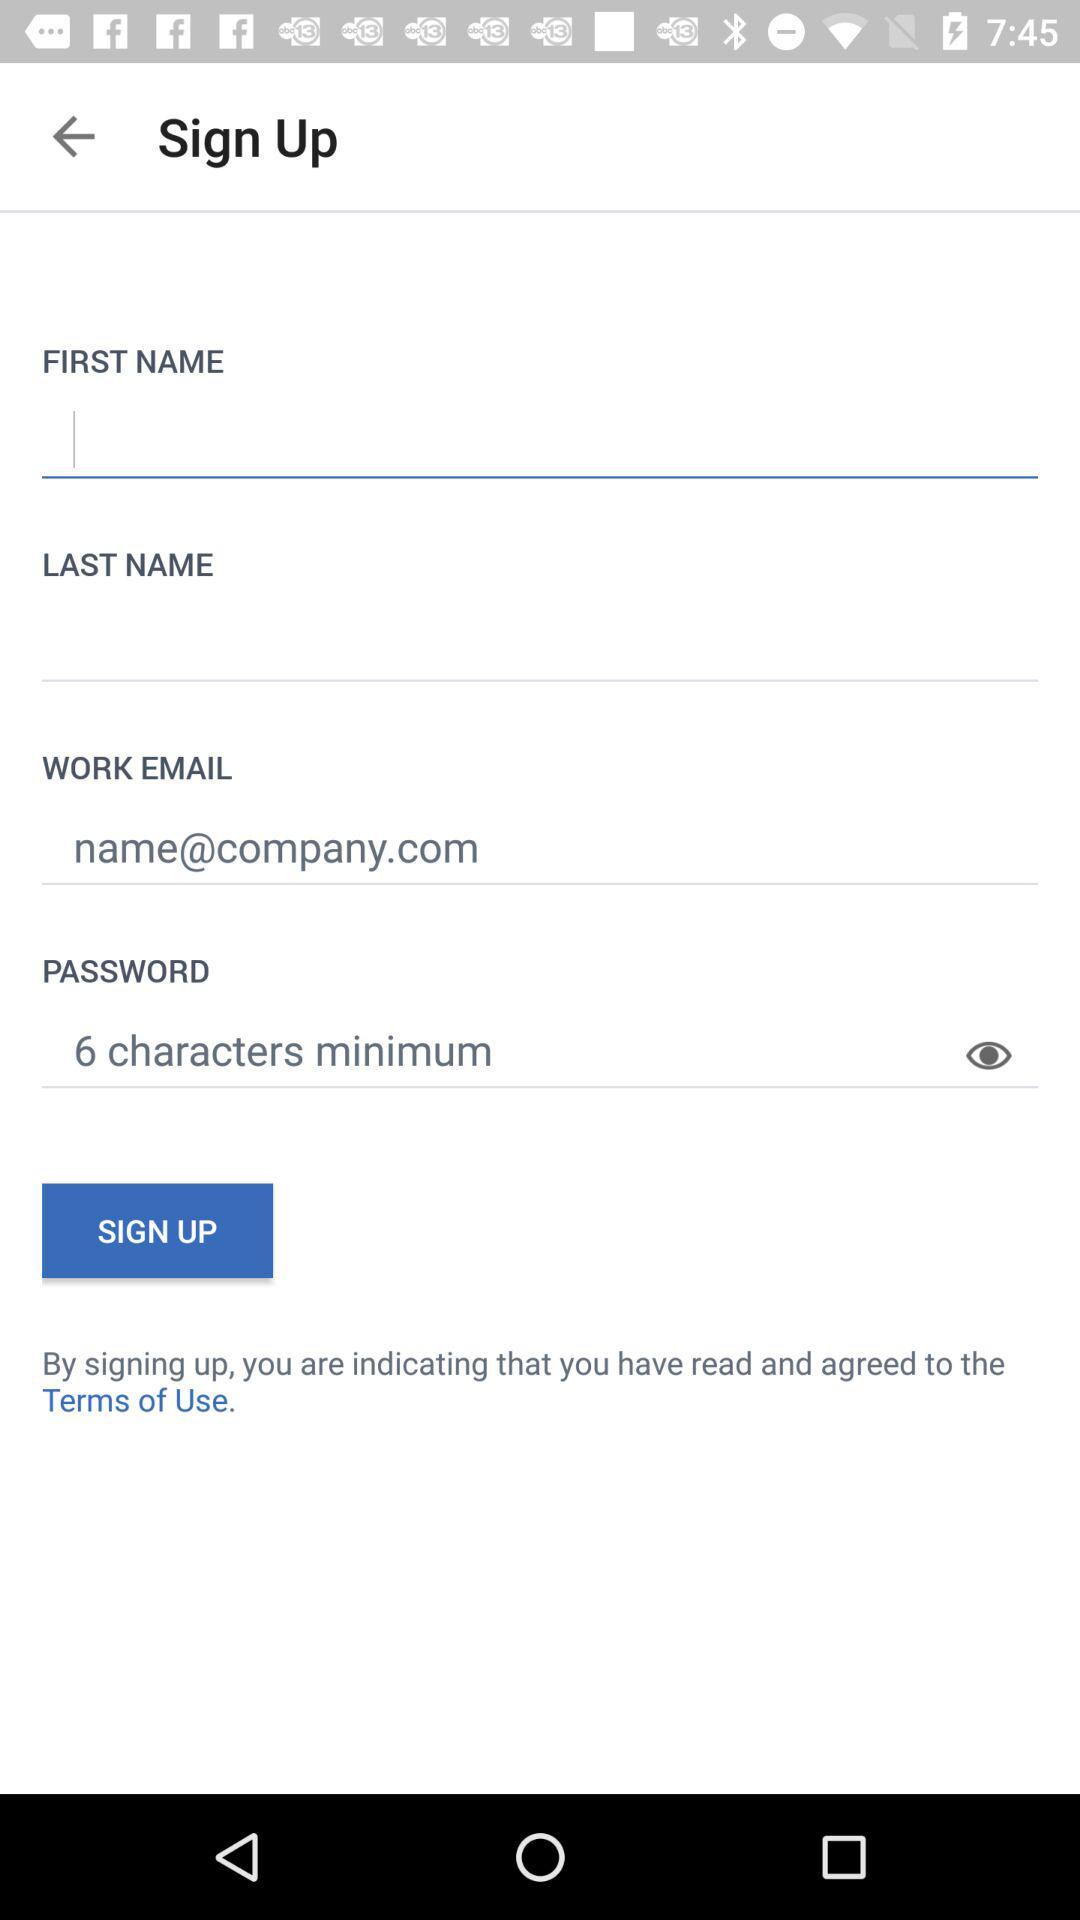 The width and height of the screenshot is (1080, 1920). What do you see at coordinates (1002, 1039) in the screenshot?
I see `the item below password item` at bounding box center [1002, 1039].